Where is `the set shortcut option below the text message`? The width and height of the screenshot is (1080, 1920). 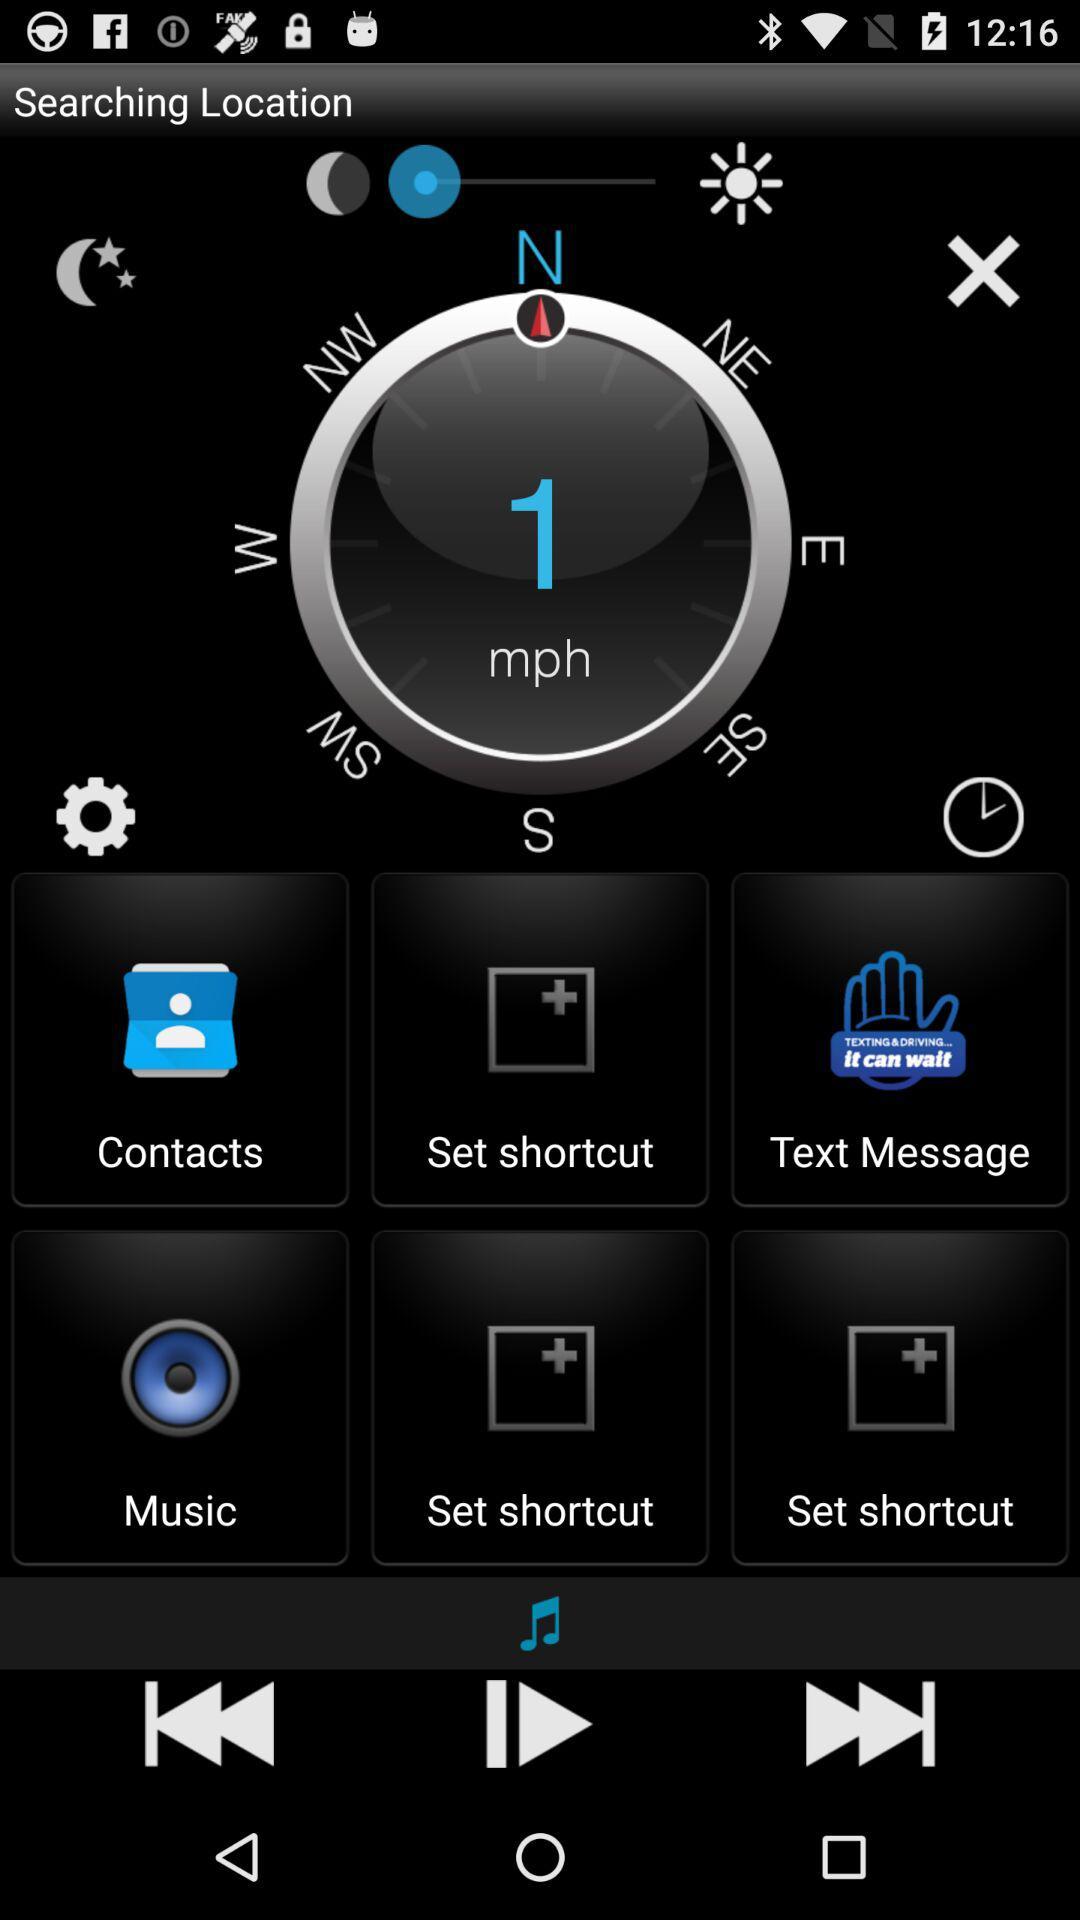 the set shortcut option below the text message is located at coordinates (898, 1396).